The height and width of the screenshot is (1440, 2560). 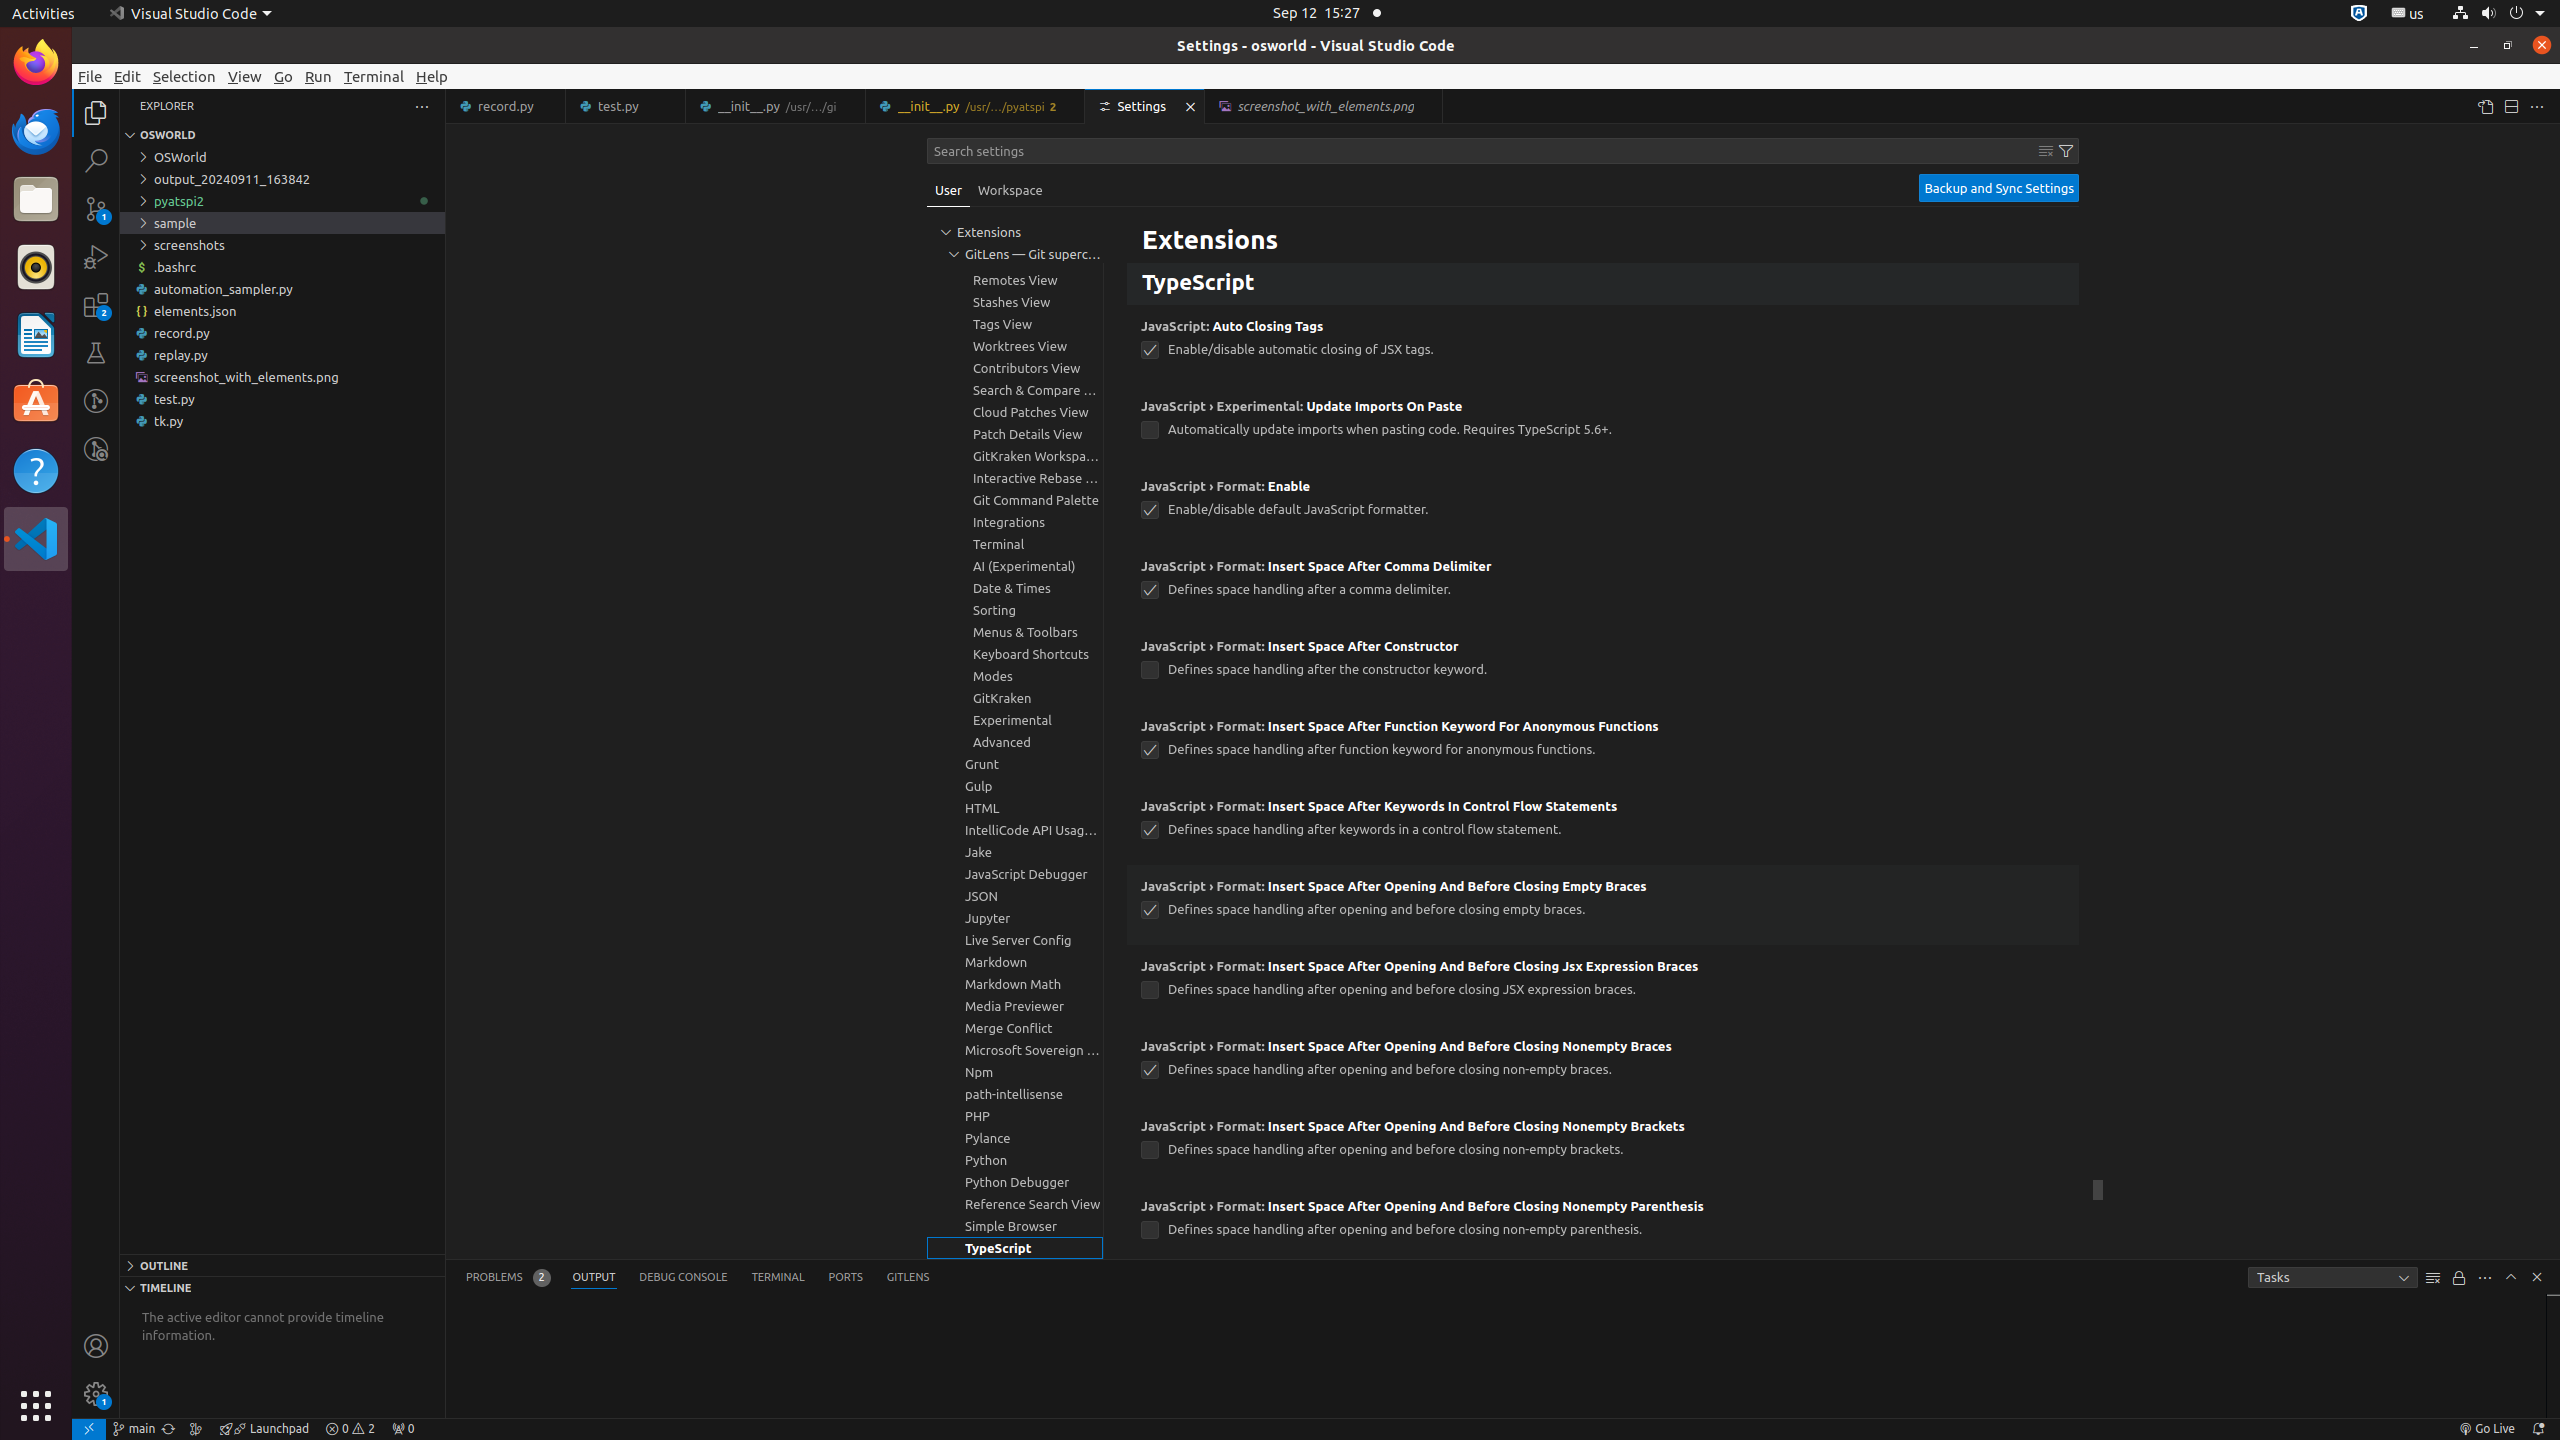 I want to click on 'automation_sampler.py', so click(x=281, y=288).